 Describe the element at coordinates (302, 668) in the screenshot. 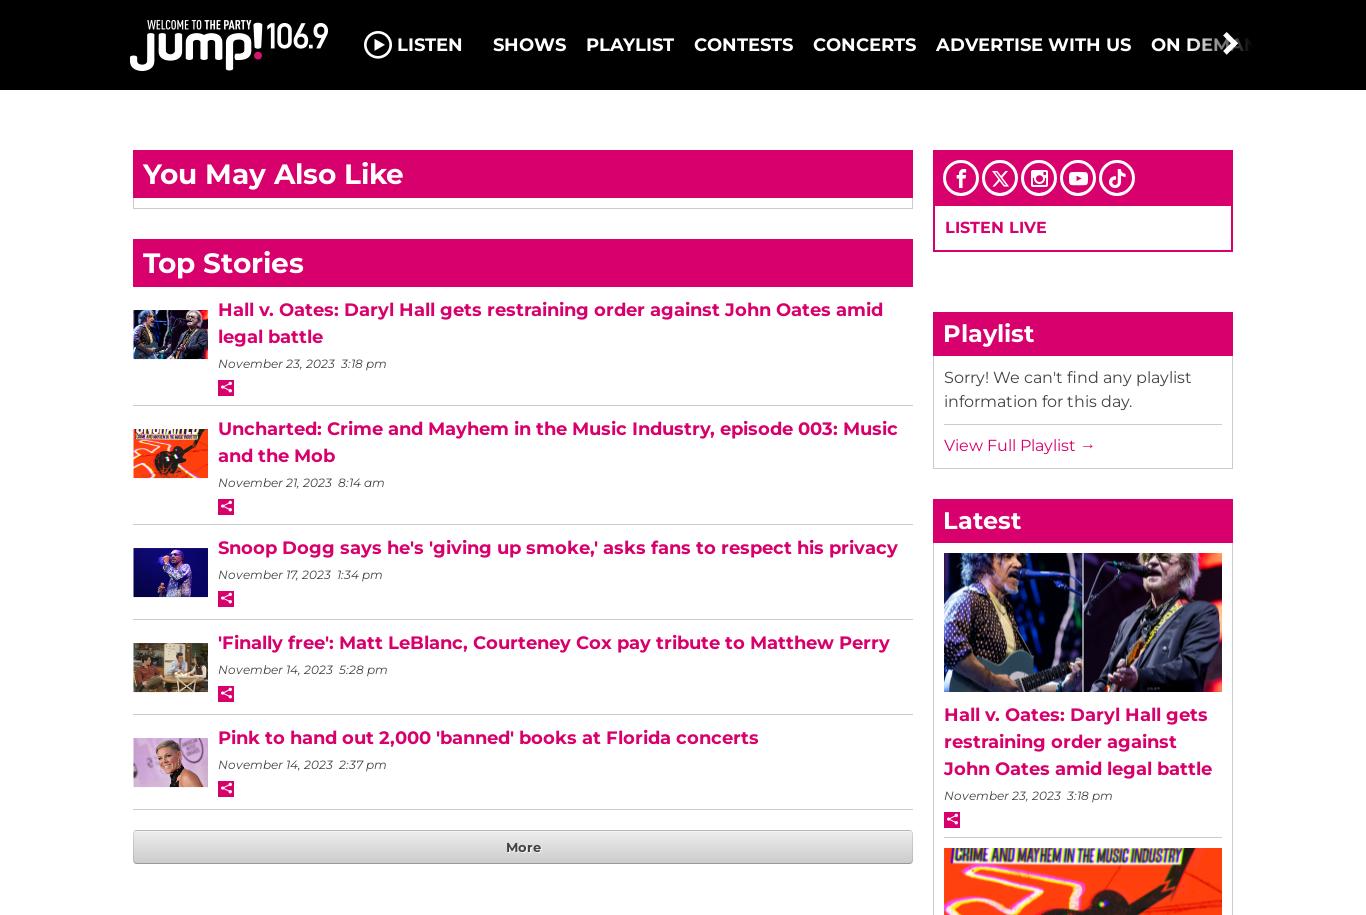

I see `'November 14, 2023  5:28 pm'` at that location.